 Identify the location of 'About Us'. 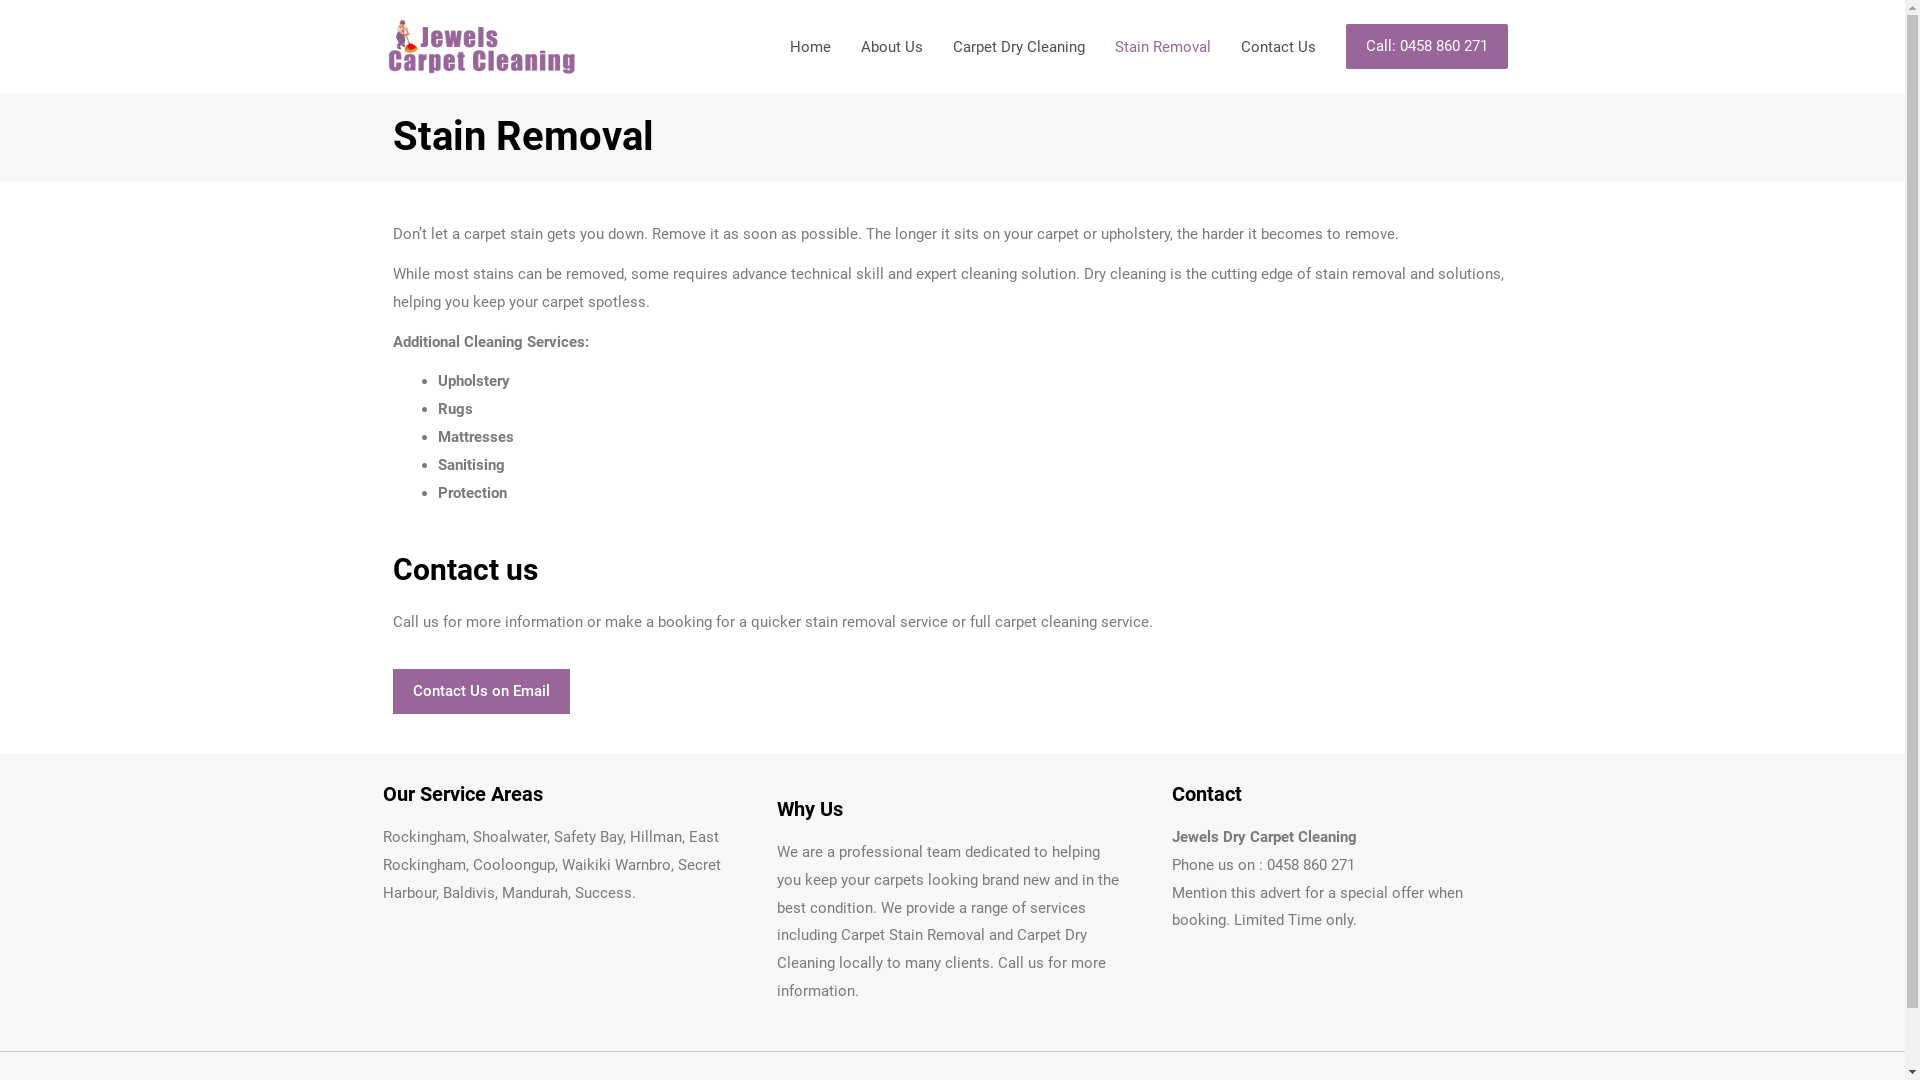
(891, 45).